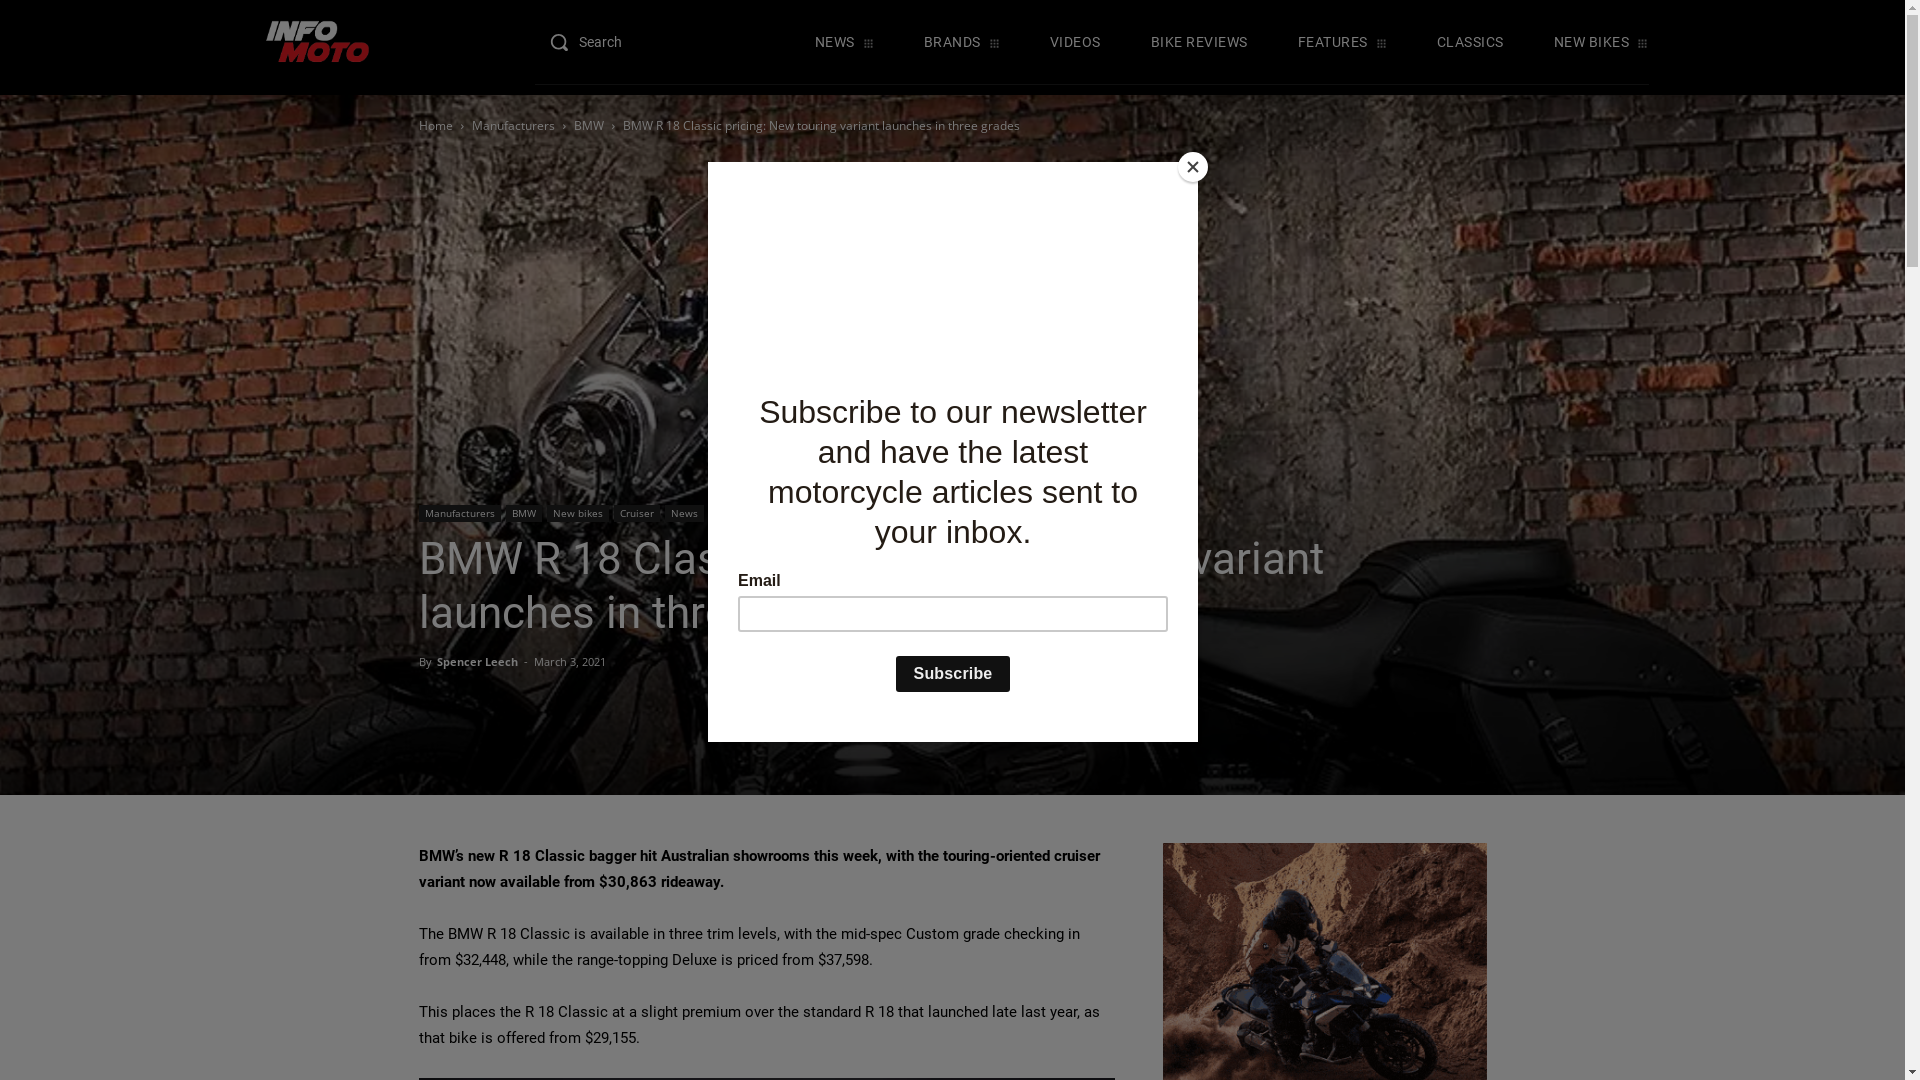 The width and height of the screenshot is (1920, 1080). I want to click on 'New bikes', so click(575, 512).